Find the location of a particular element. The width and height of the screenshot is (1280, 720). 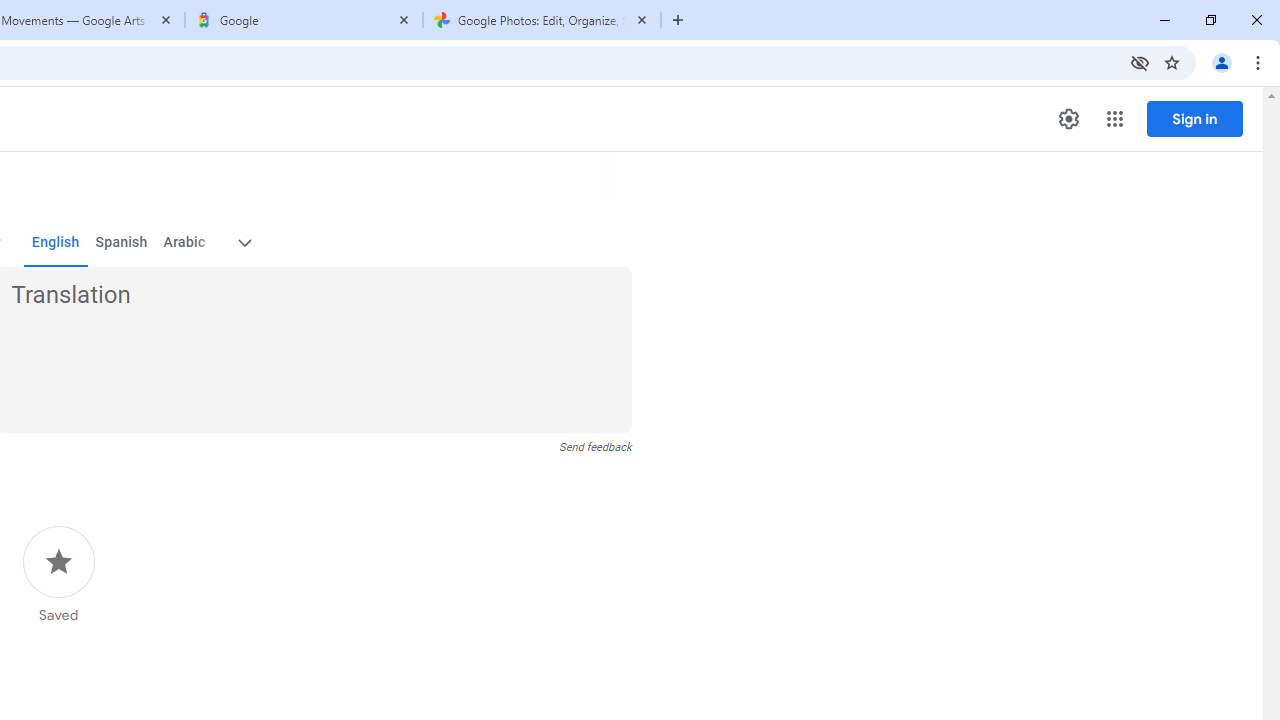

'Send feedback' is located at coordinates (594, 446).